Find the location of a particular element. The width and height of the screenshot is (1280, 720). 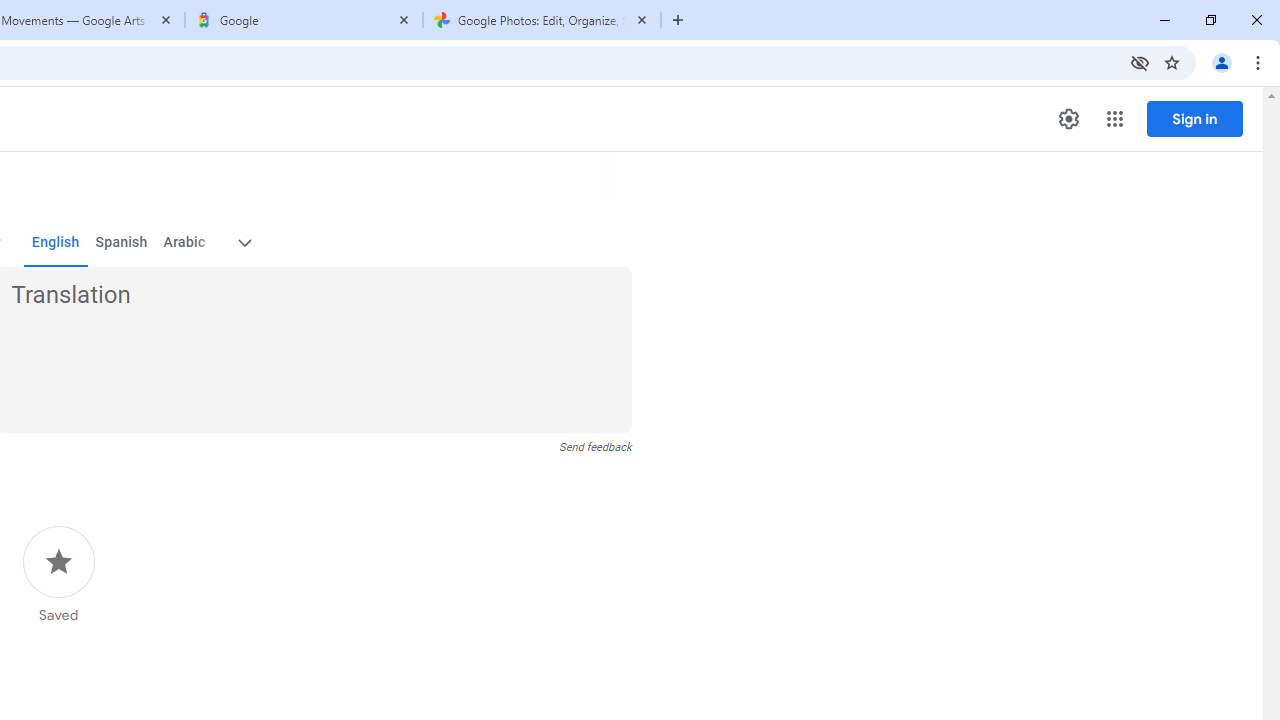

'Send feedback' is located at coordinates (594, 446).